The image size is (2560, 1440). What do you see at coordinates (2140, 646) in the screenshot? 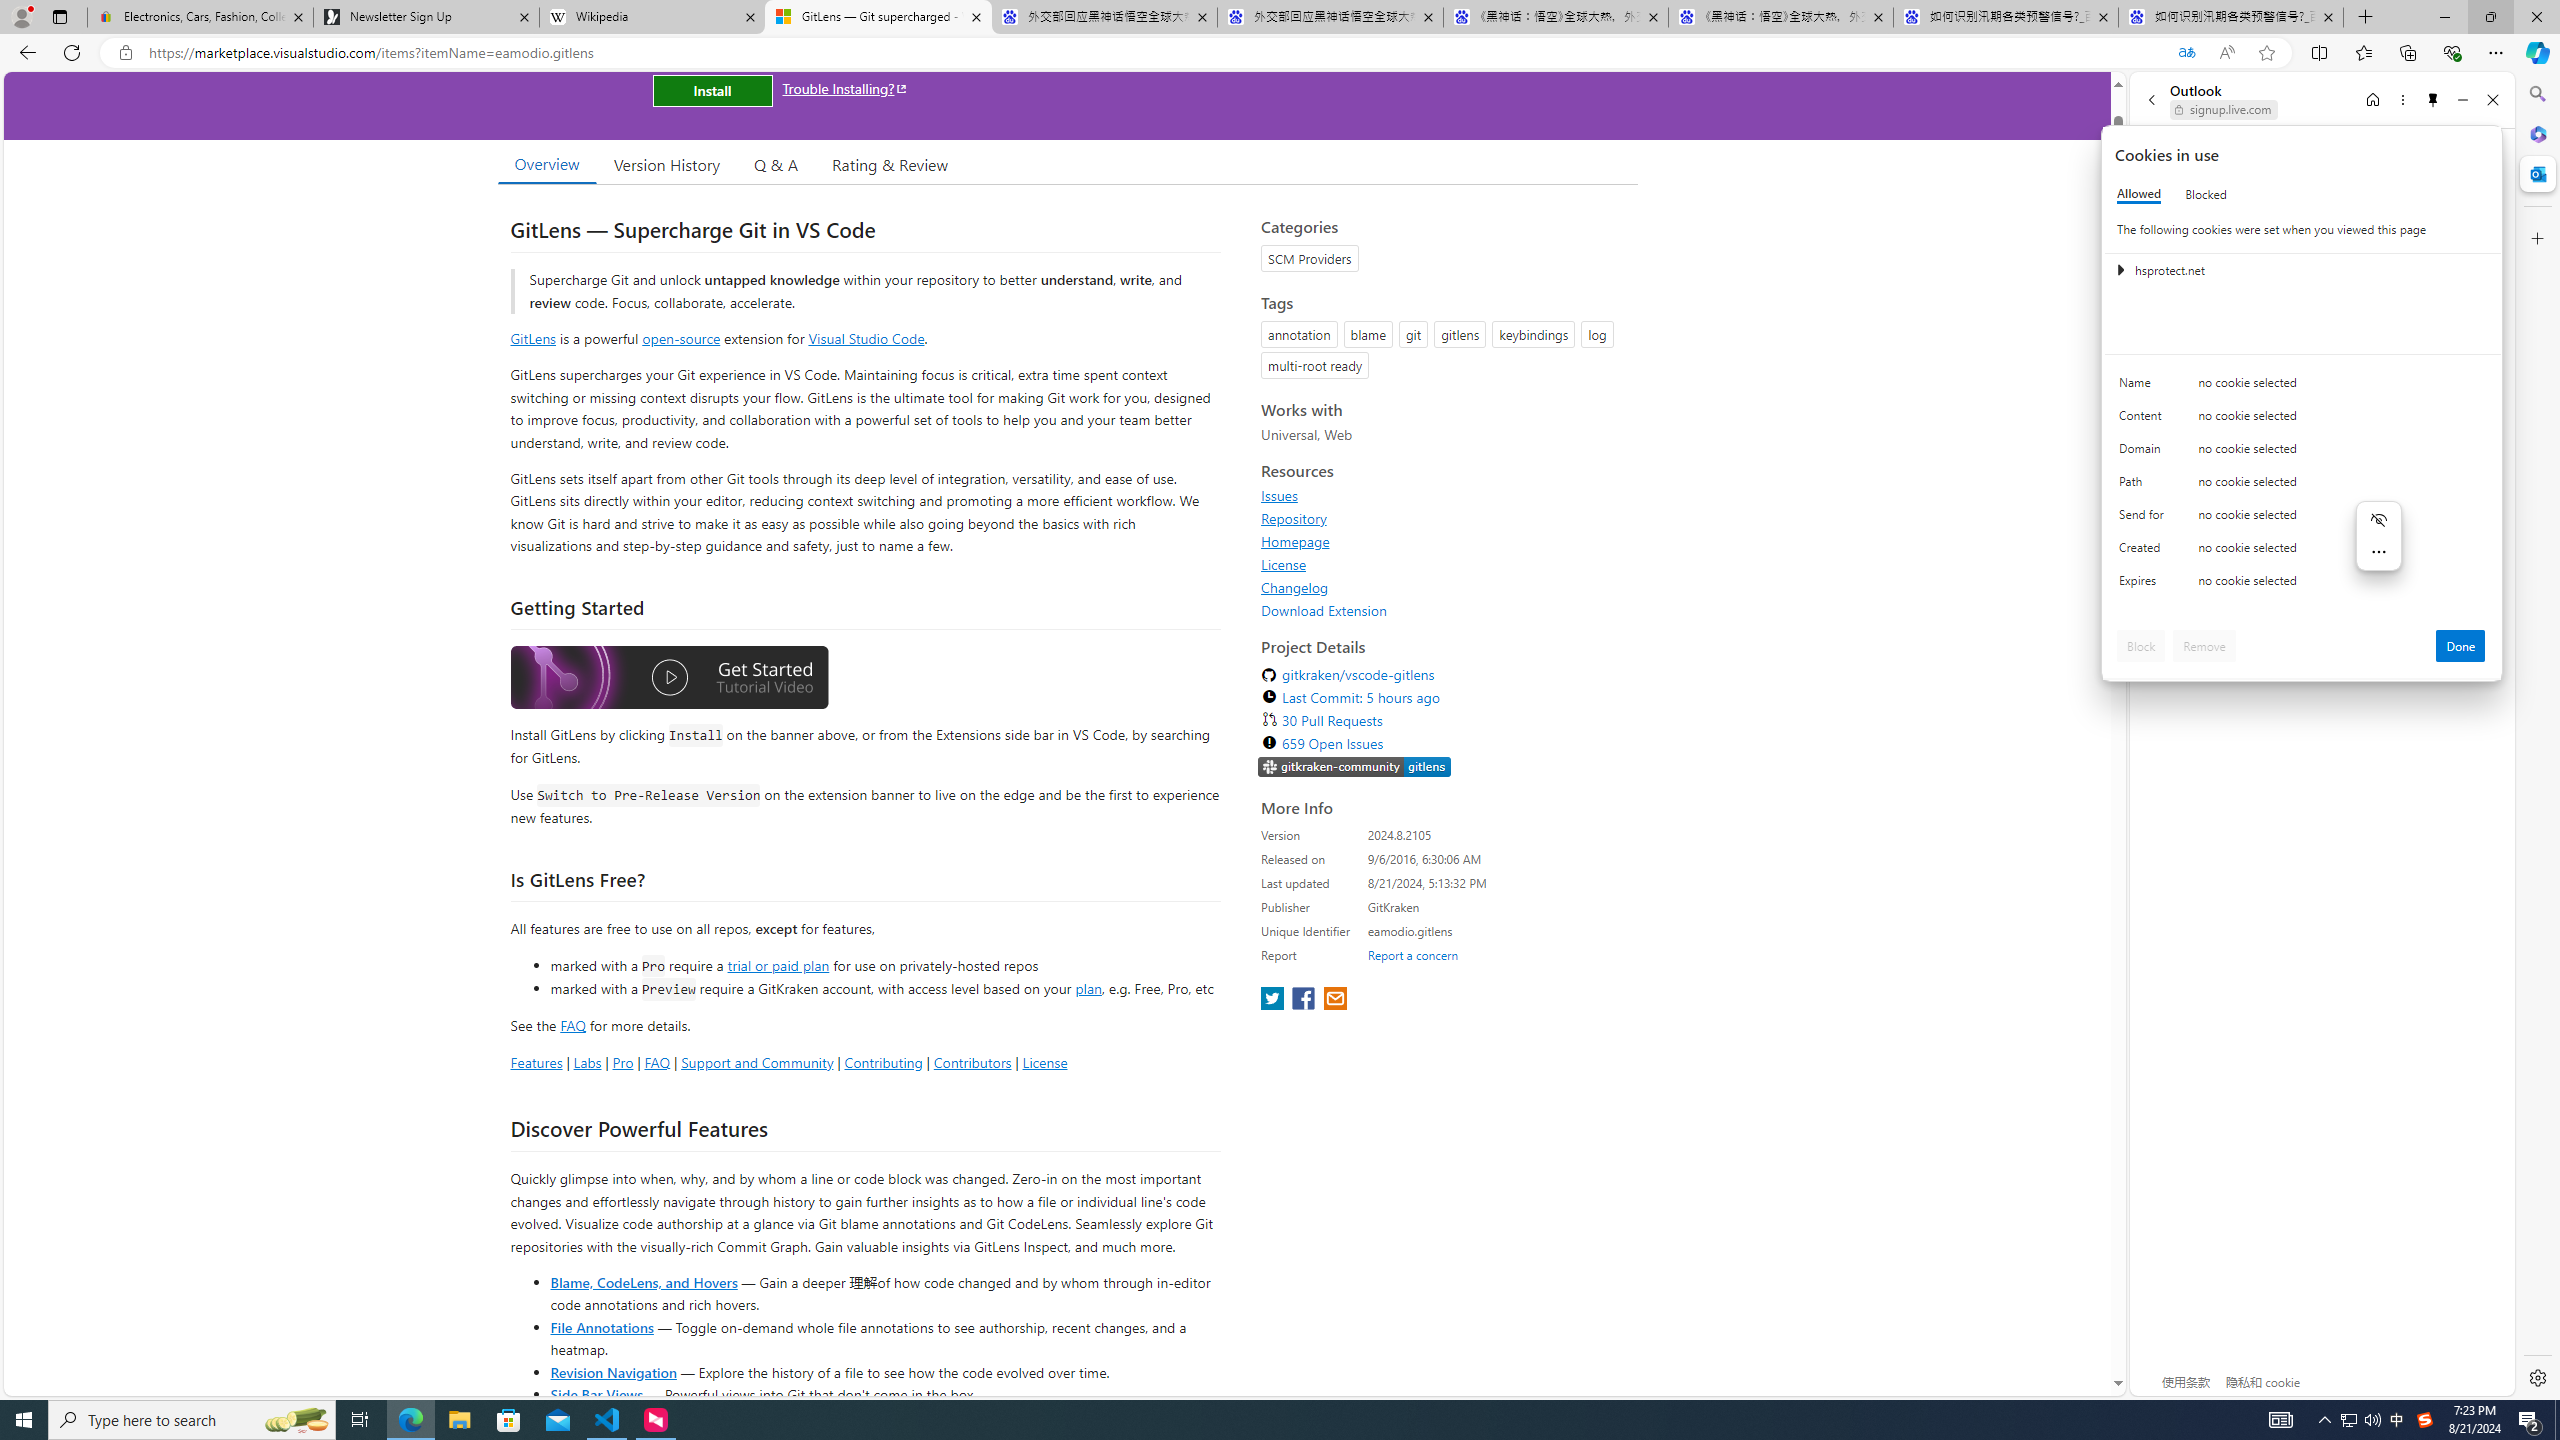
I see `'Block'` at bounding box center [2140, 646].